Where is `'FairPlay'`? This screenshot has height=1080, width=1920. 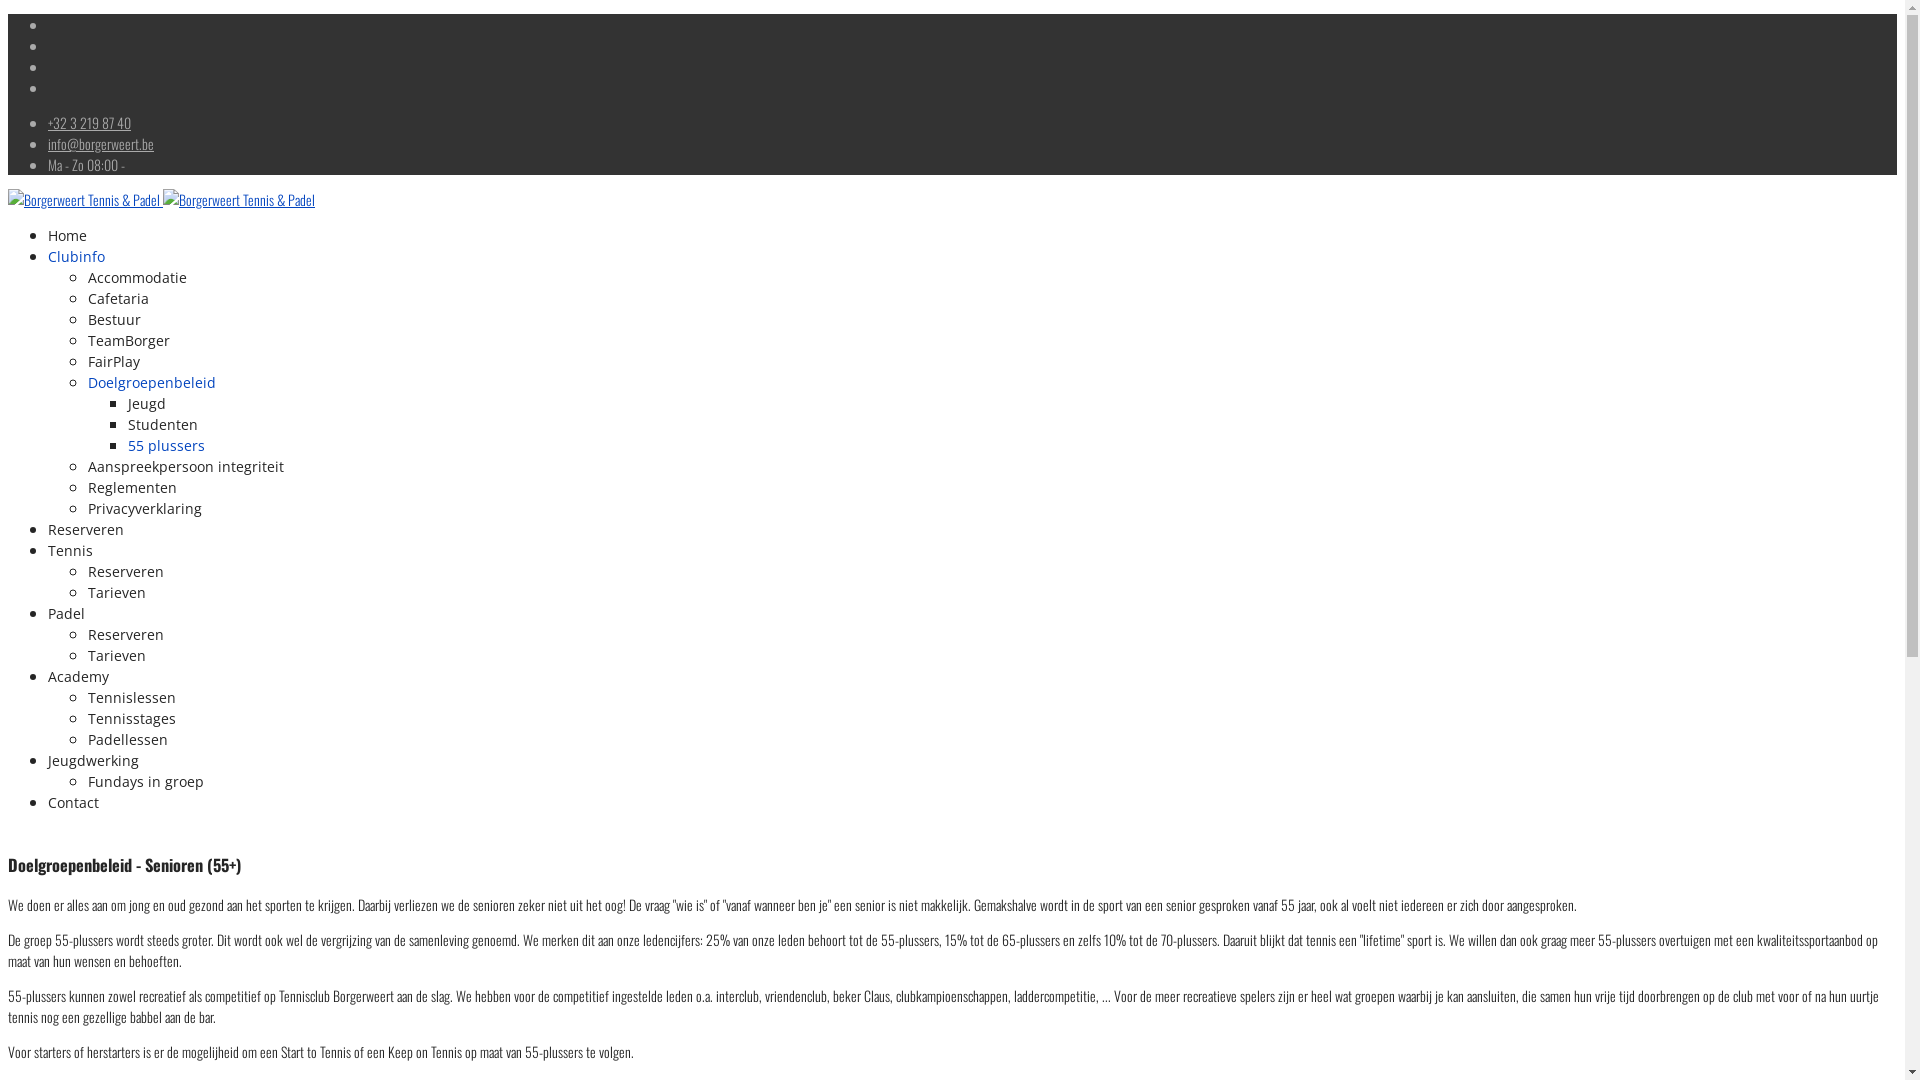 'FairPlay' is located at coordinates (113, 361).